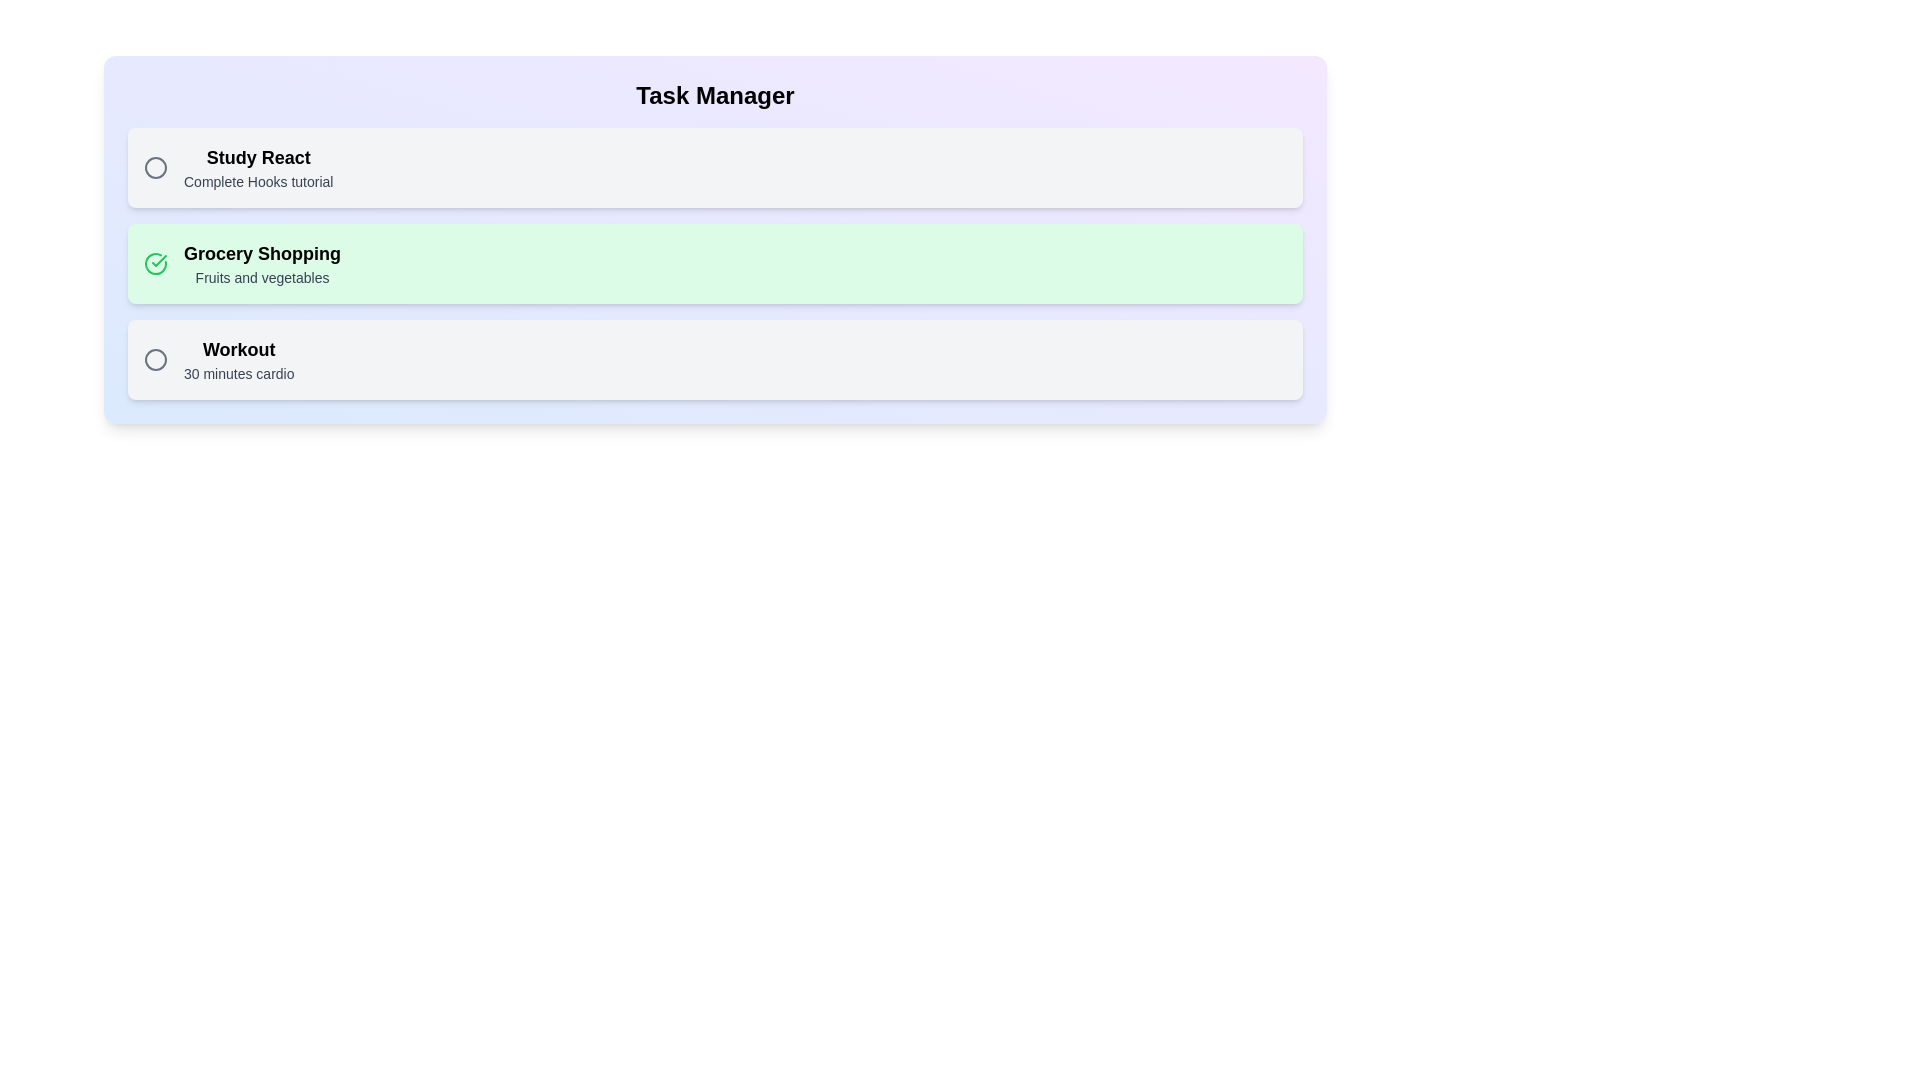 This screenshot has height=1080, width=1920. What do you see at coordinates (239, 374) in the screenshot?
I see `text content of the label displaying '30 minutes cardio', which is located beneath the 'Workout' title` at bounding box center [239, 374].